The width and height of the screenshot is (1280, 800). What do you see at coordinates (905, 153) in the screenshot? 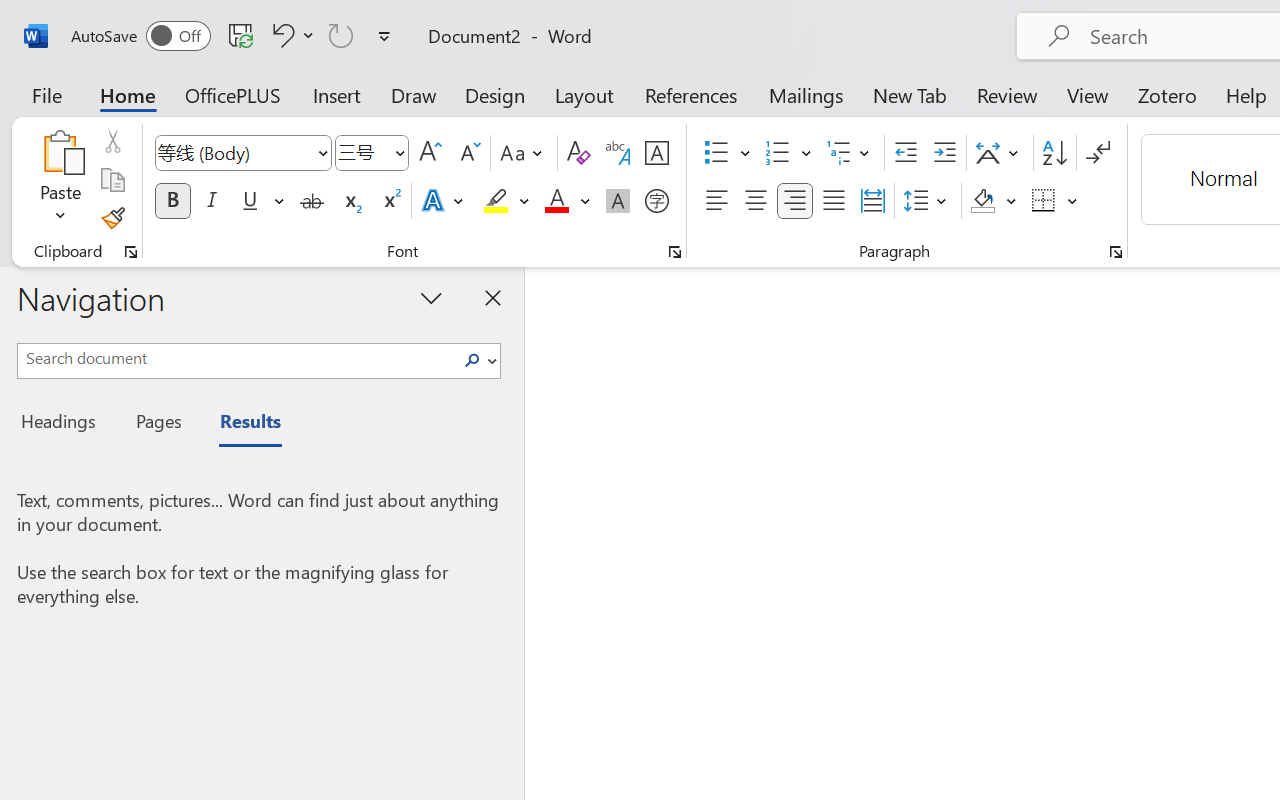
I see `'Decrease Indent'` at bounding box center [905, 153].